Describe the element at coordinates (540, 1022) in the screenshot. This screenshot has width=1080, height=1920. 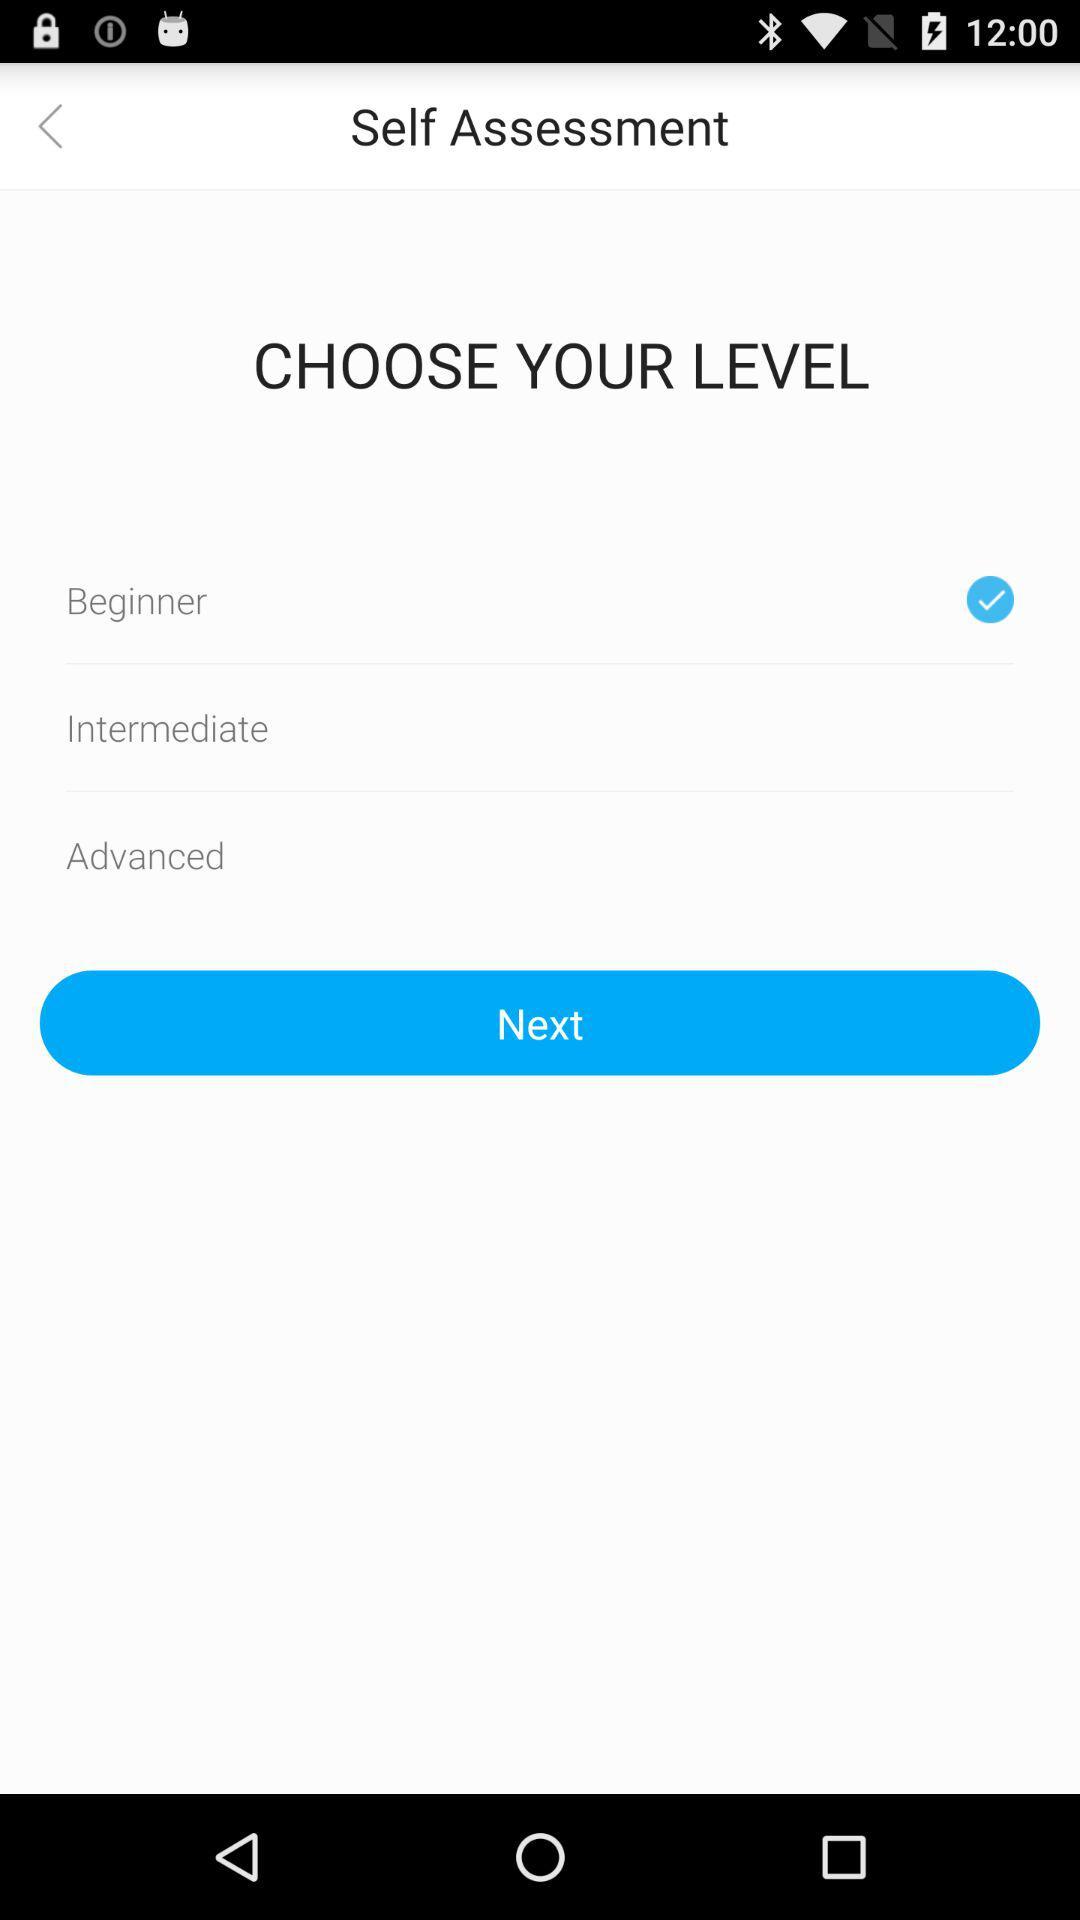
I see `the next icon` at that location.